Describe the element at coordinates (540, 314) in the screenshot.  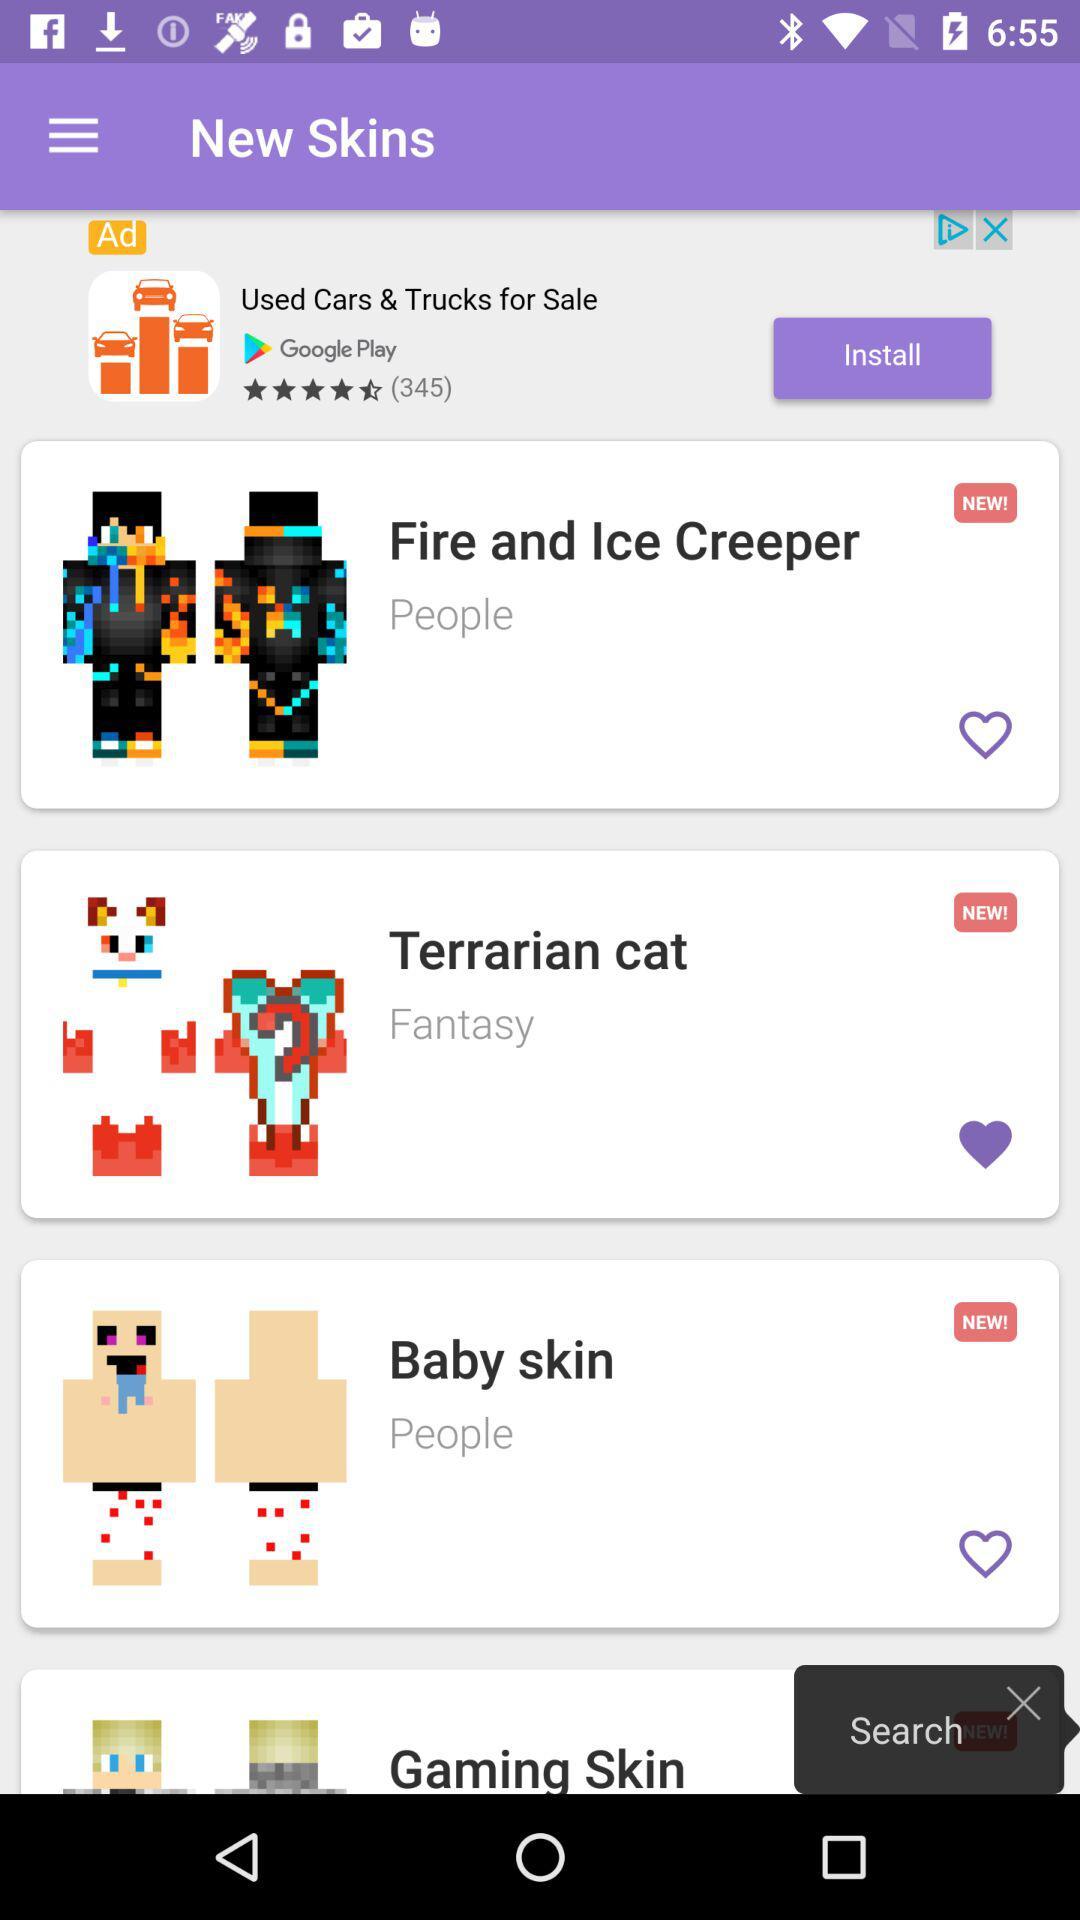
I see `advertisement link` at that location.